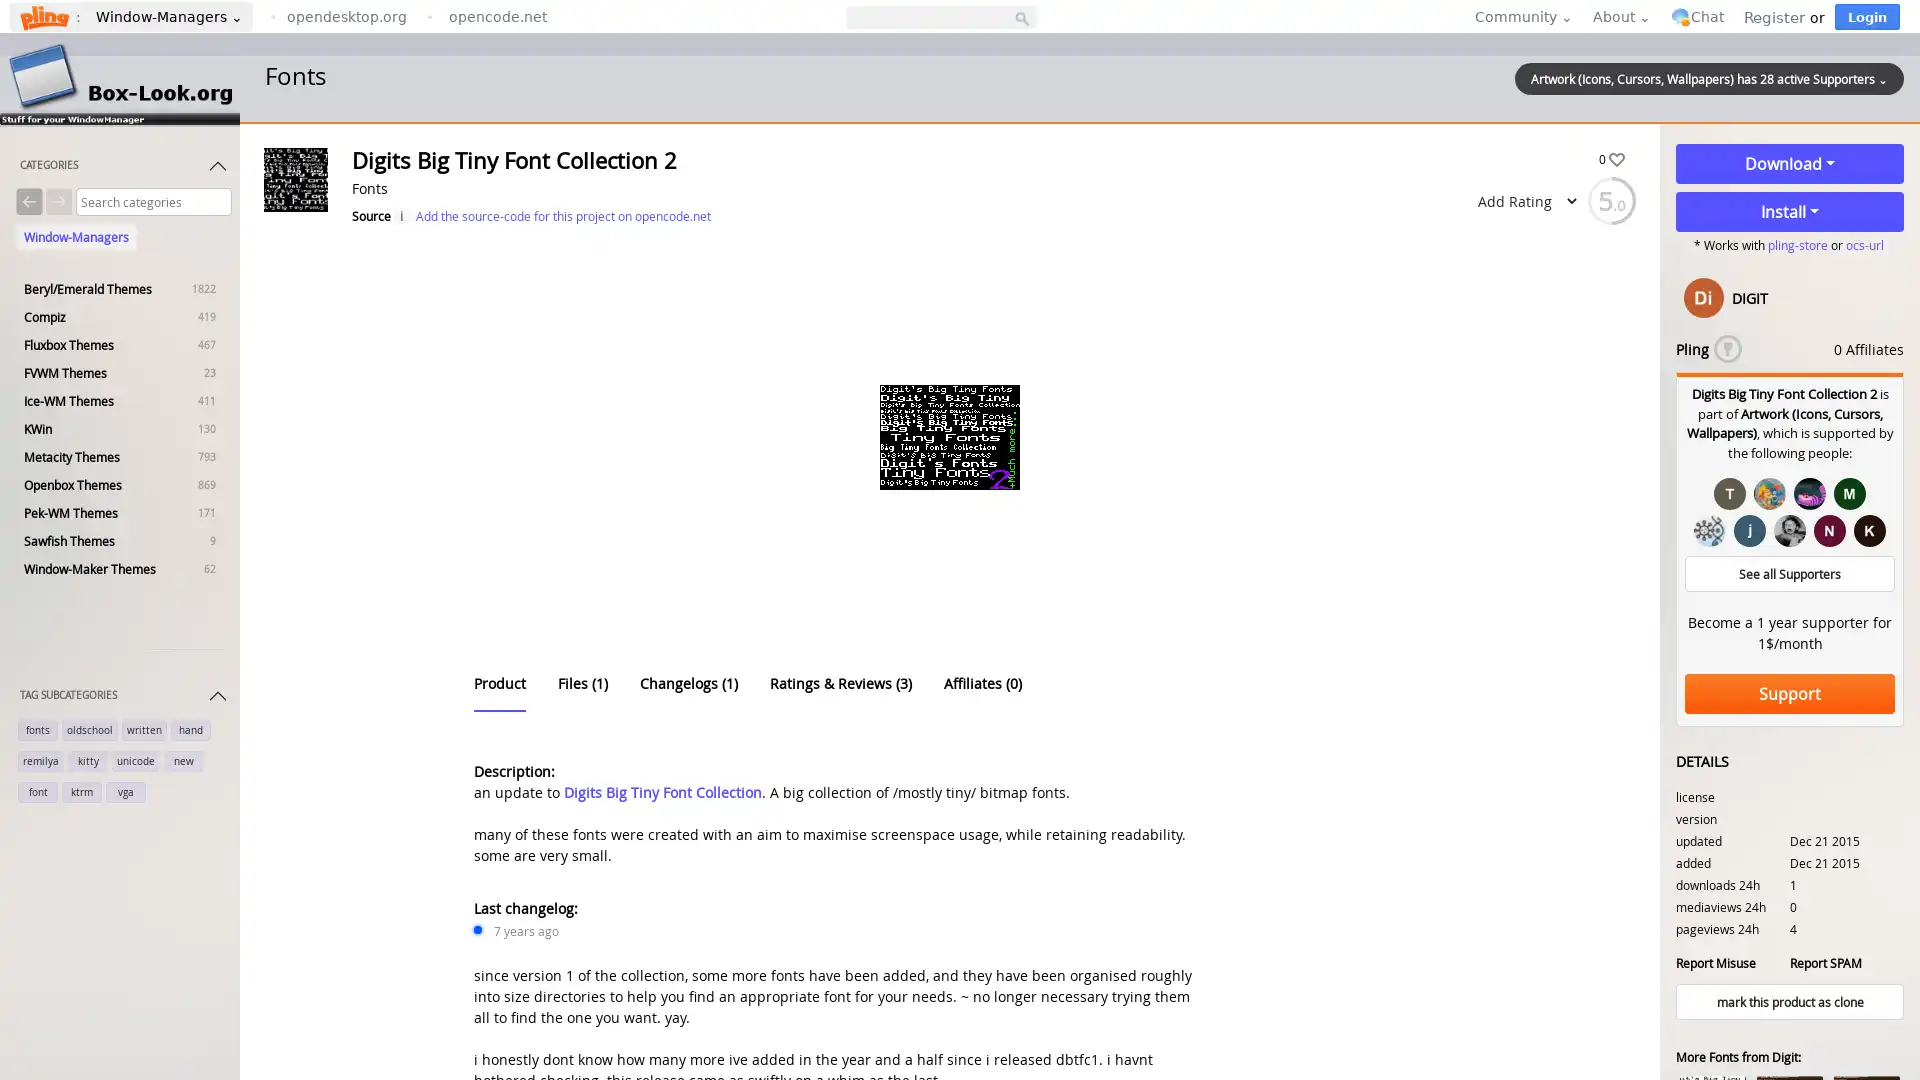 This screenshot has height=1080, width=1920. Describe the element at coordinates (1790, 1002) in the screenshot. I see `mark this product as clone` at that location.